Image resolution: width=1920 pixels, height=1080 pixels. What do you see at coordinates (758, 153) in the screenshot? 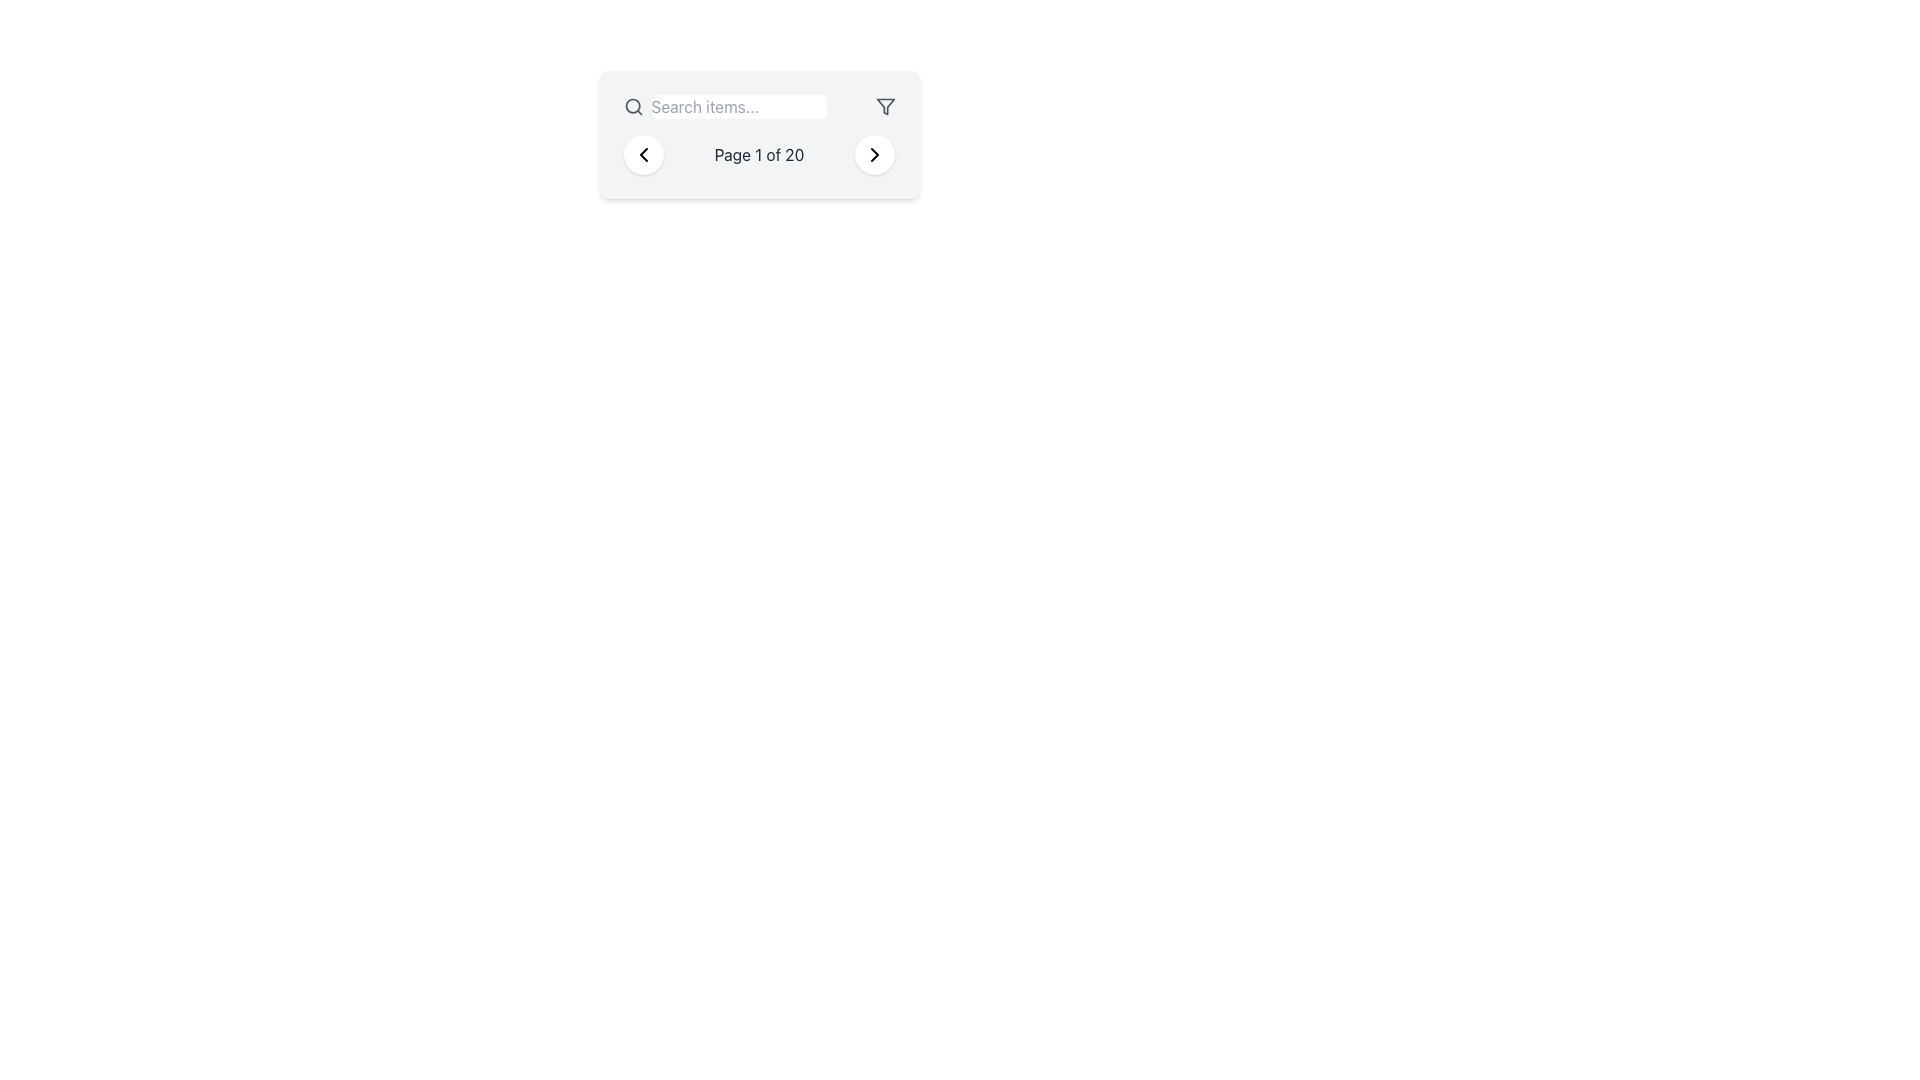
I see `the Text label that displays the current position within the paginated items, located at the center of the pagination control` at bounding box center [758, 153].